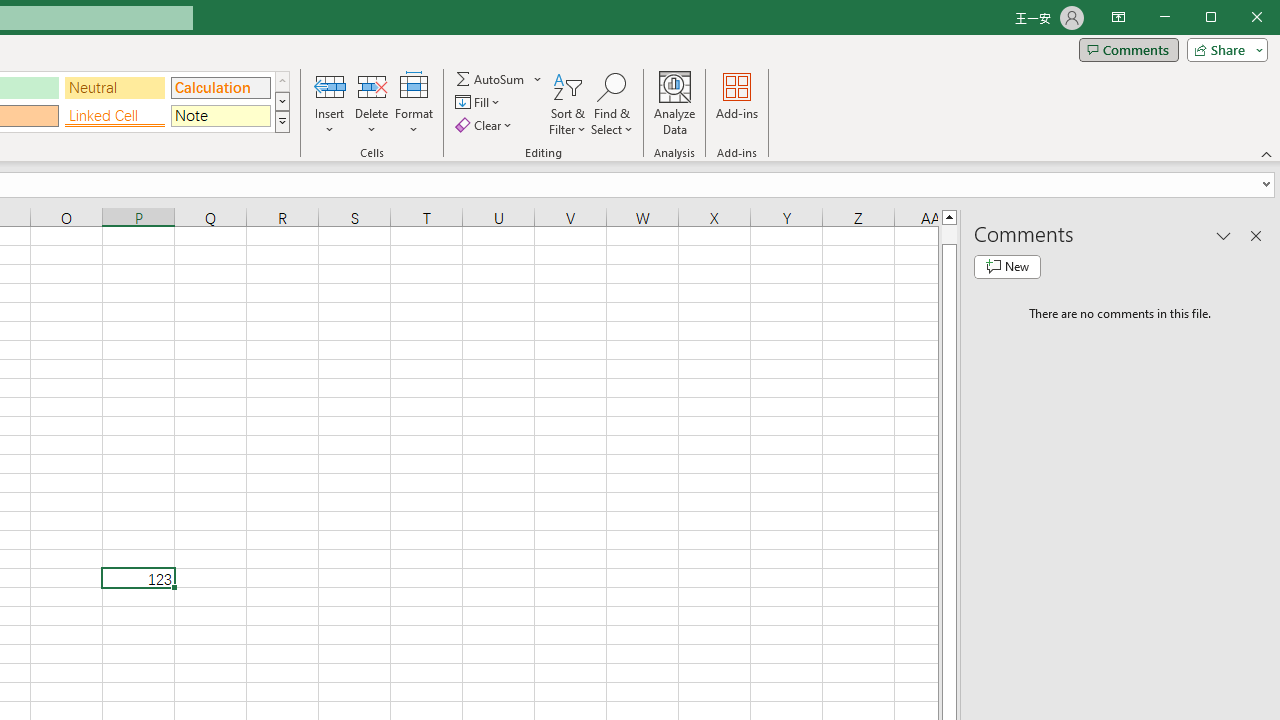 This screenshot has width=1280, height=720. Describe the element at coordinates (499, 78) in the screenshot. I see `'AutoSum'` at that location.